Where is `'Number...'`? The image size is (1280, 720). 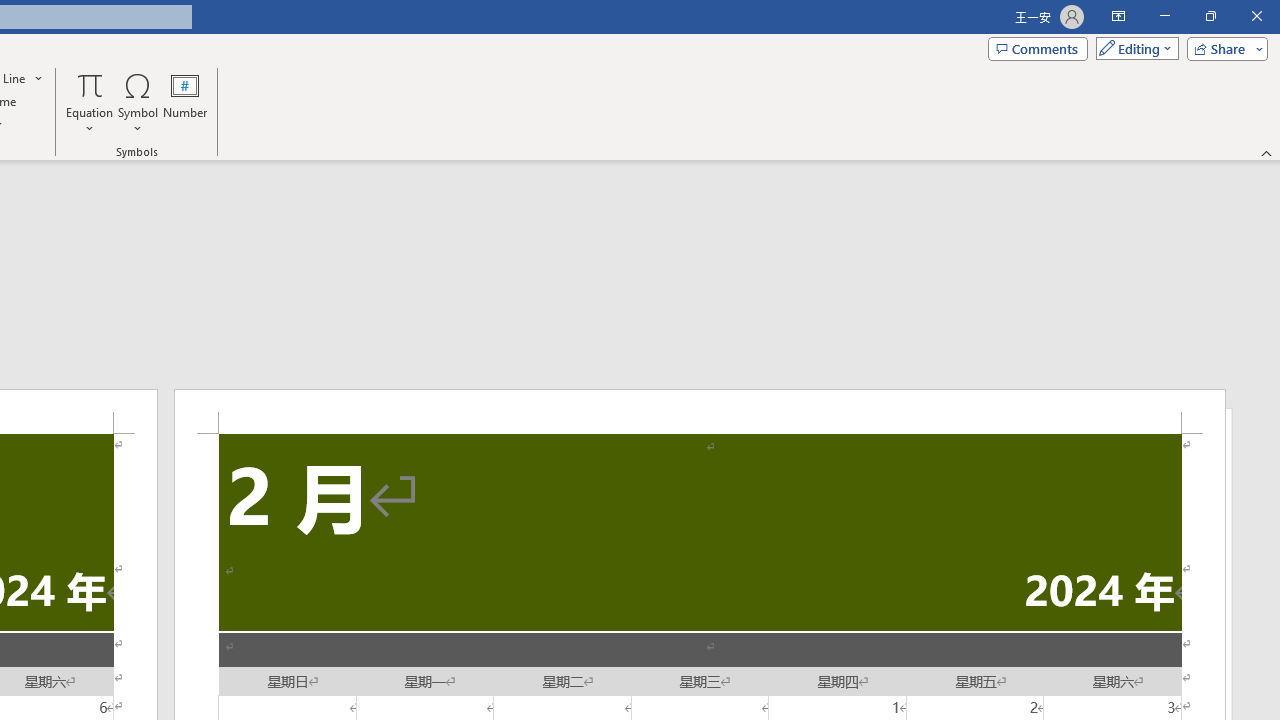 'Number...' is located at coordinates (185, 103).